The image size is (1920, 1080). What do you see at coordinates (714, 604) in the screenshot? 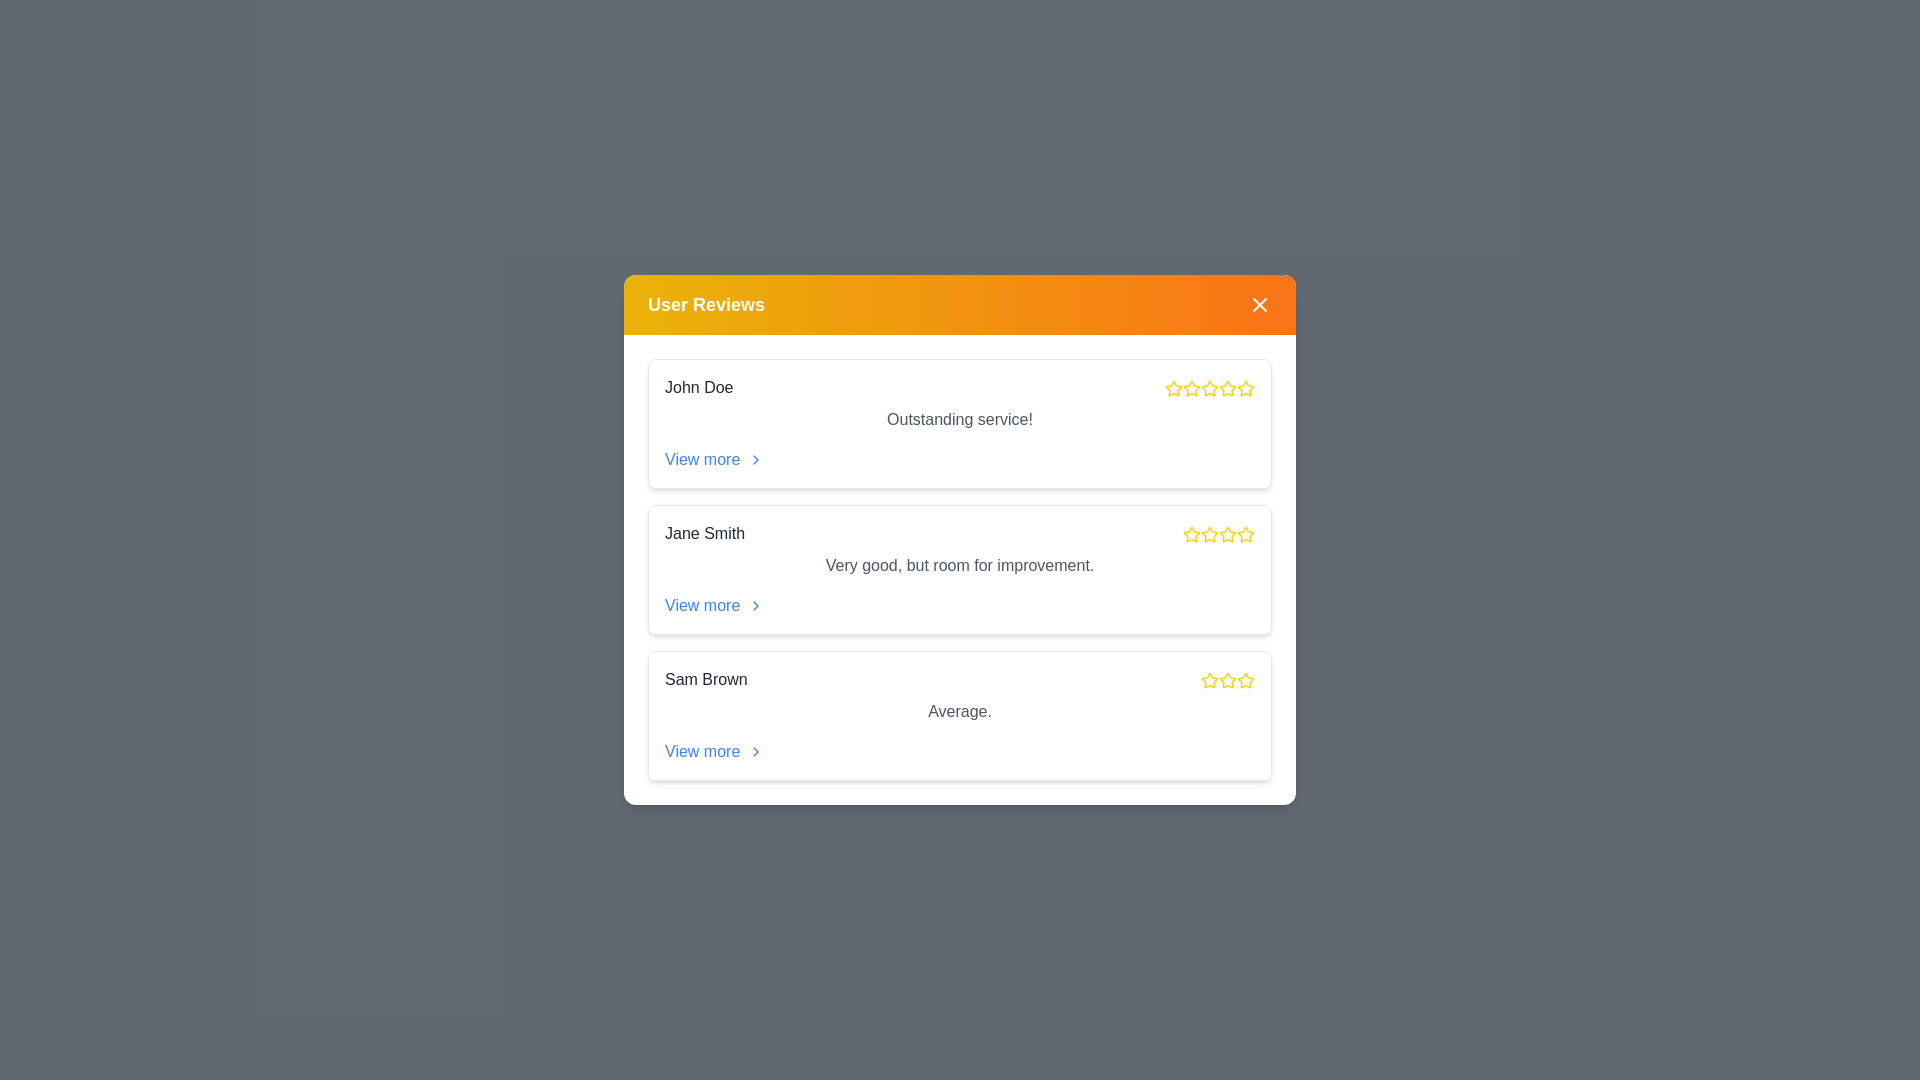
I see `'View more' link for the review of Jane Smith` at bounding box center [714, 604].